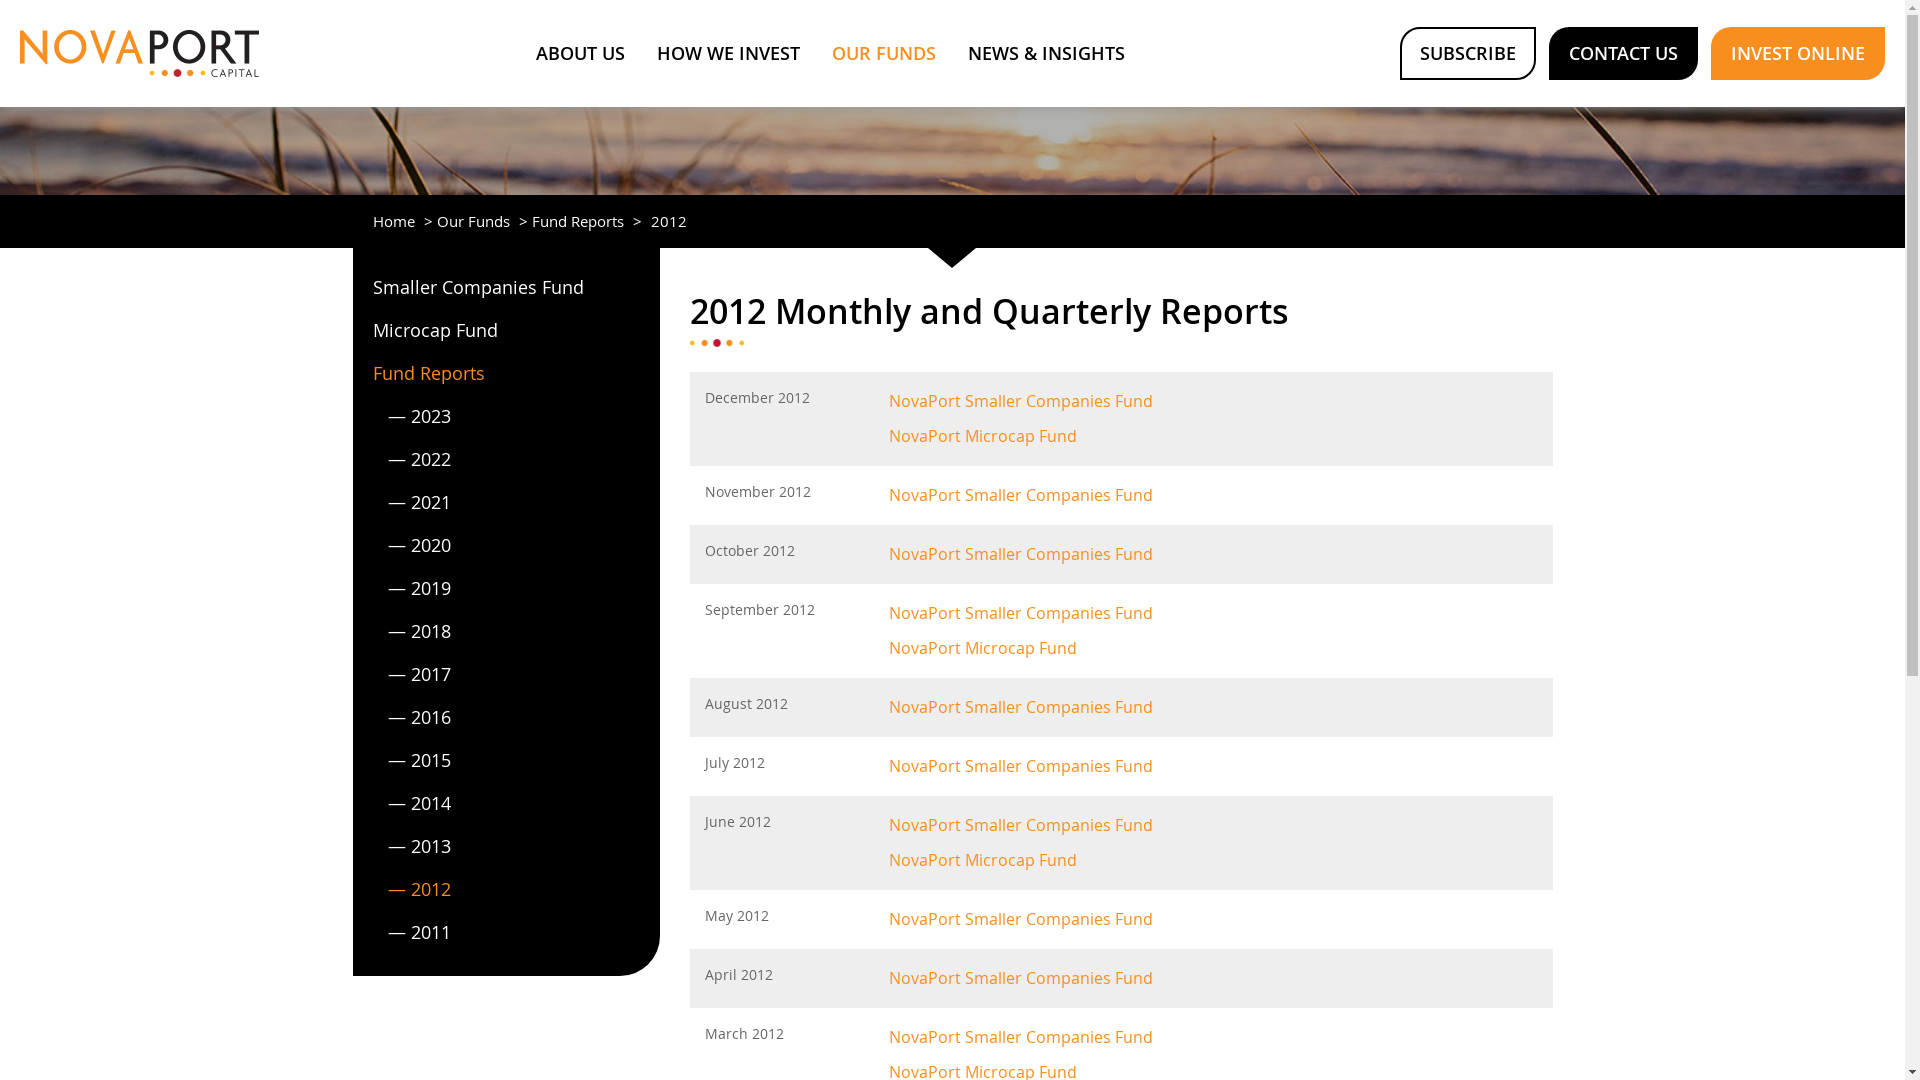  Describe the element at coordinates (372, 708) in the screenshot. I see `'2016'` at that location.